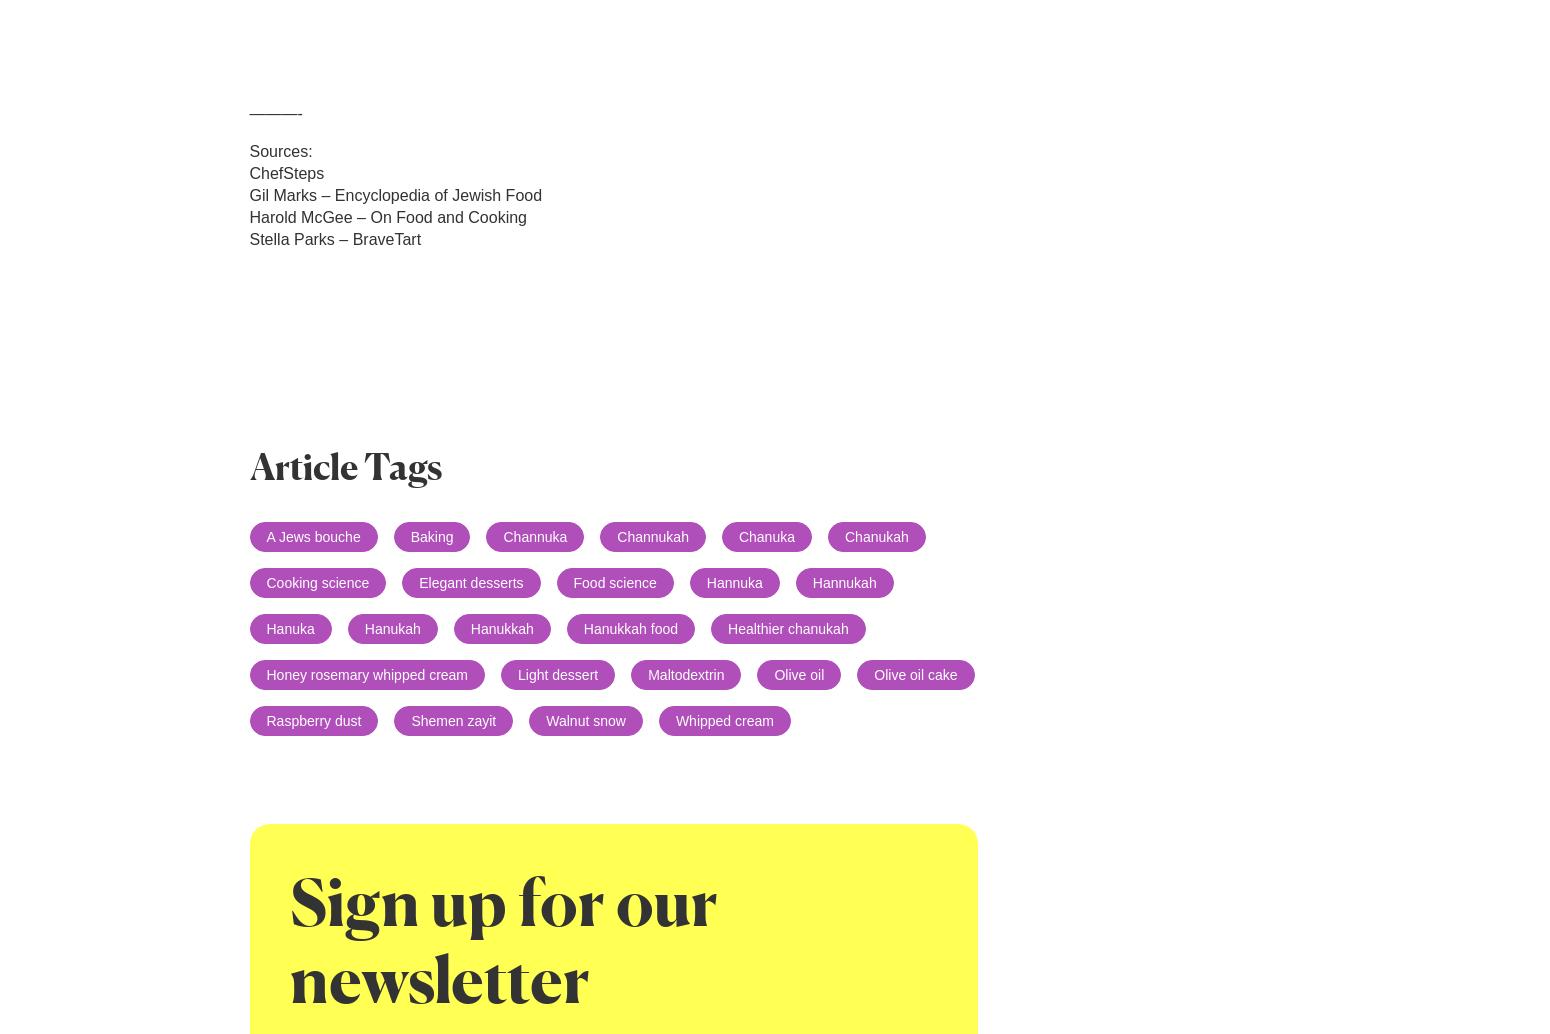 The height and width of the screenshot is (1034, 1550). What do you see at coordinates (316, 582) in the screenshot?
I see `'Cooking science'` at bounding box center [316, 582].